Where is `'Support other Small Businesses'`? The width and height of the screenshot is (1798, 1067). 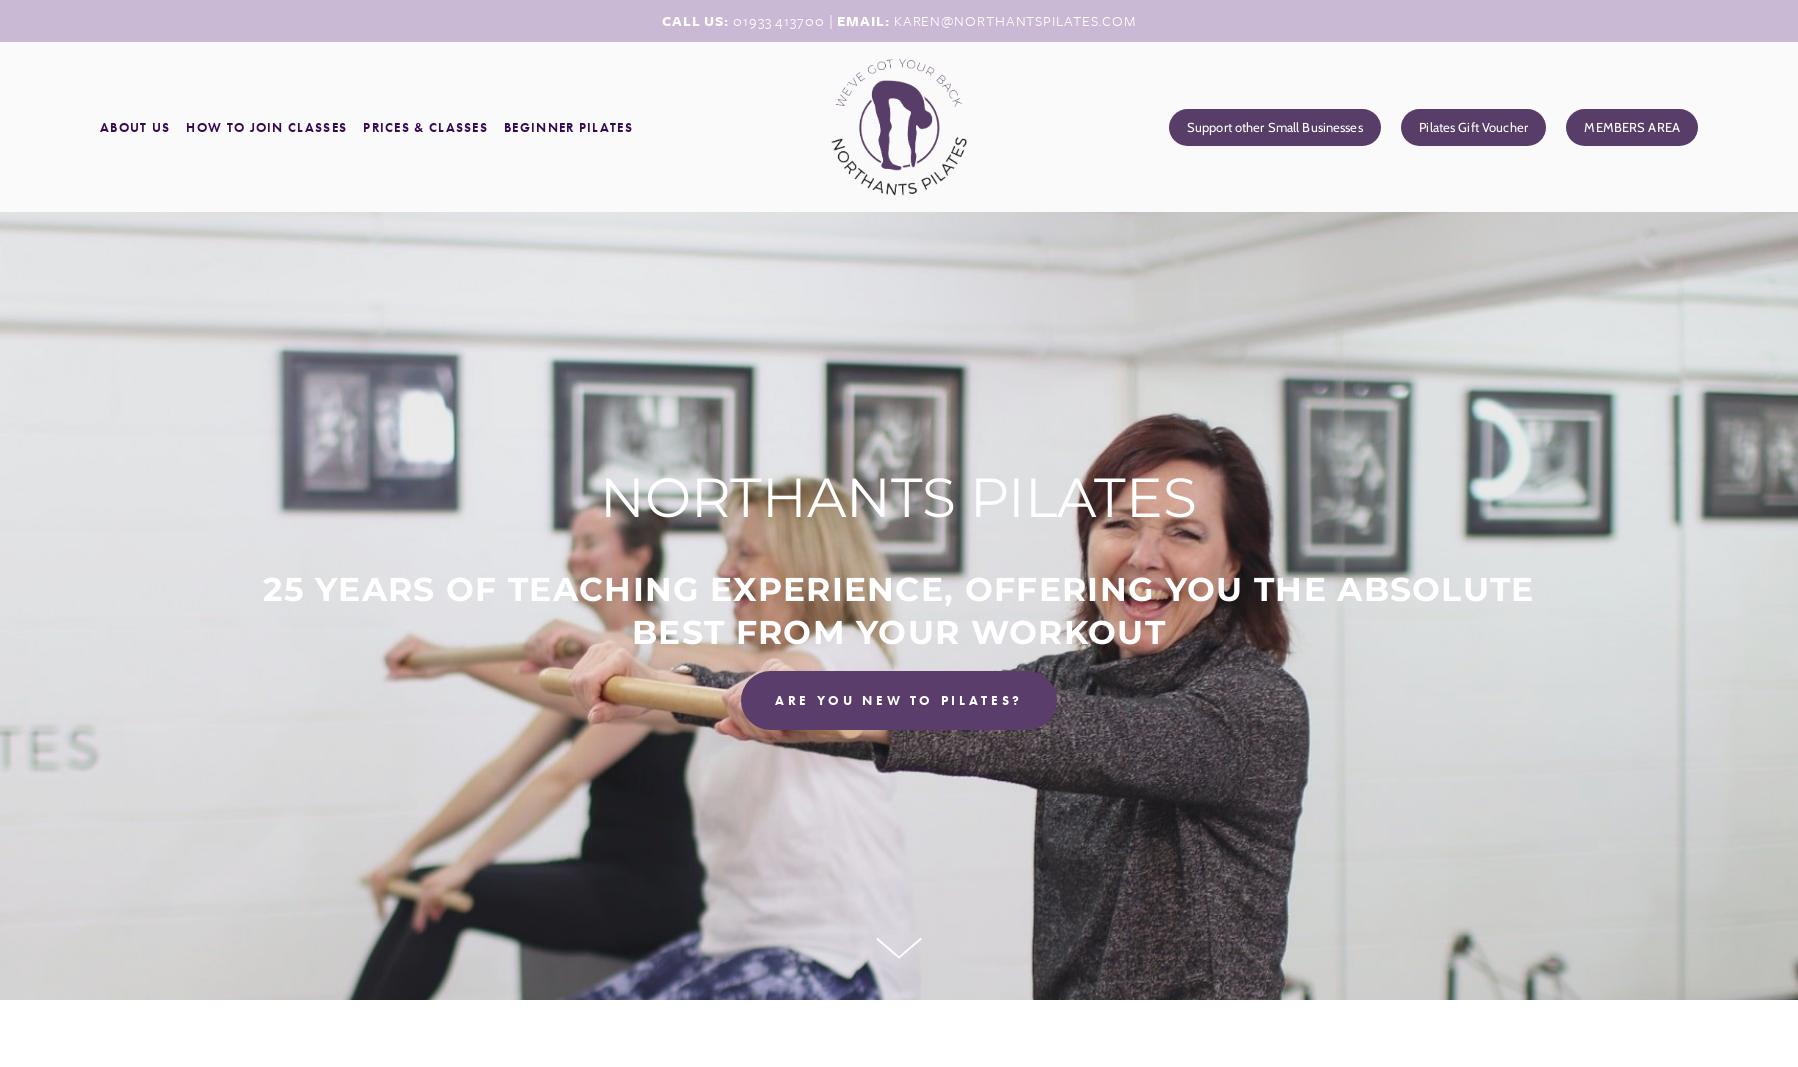 'Support other Small Businesses' is located at coordinates (1185, 125).